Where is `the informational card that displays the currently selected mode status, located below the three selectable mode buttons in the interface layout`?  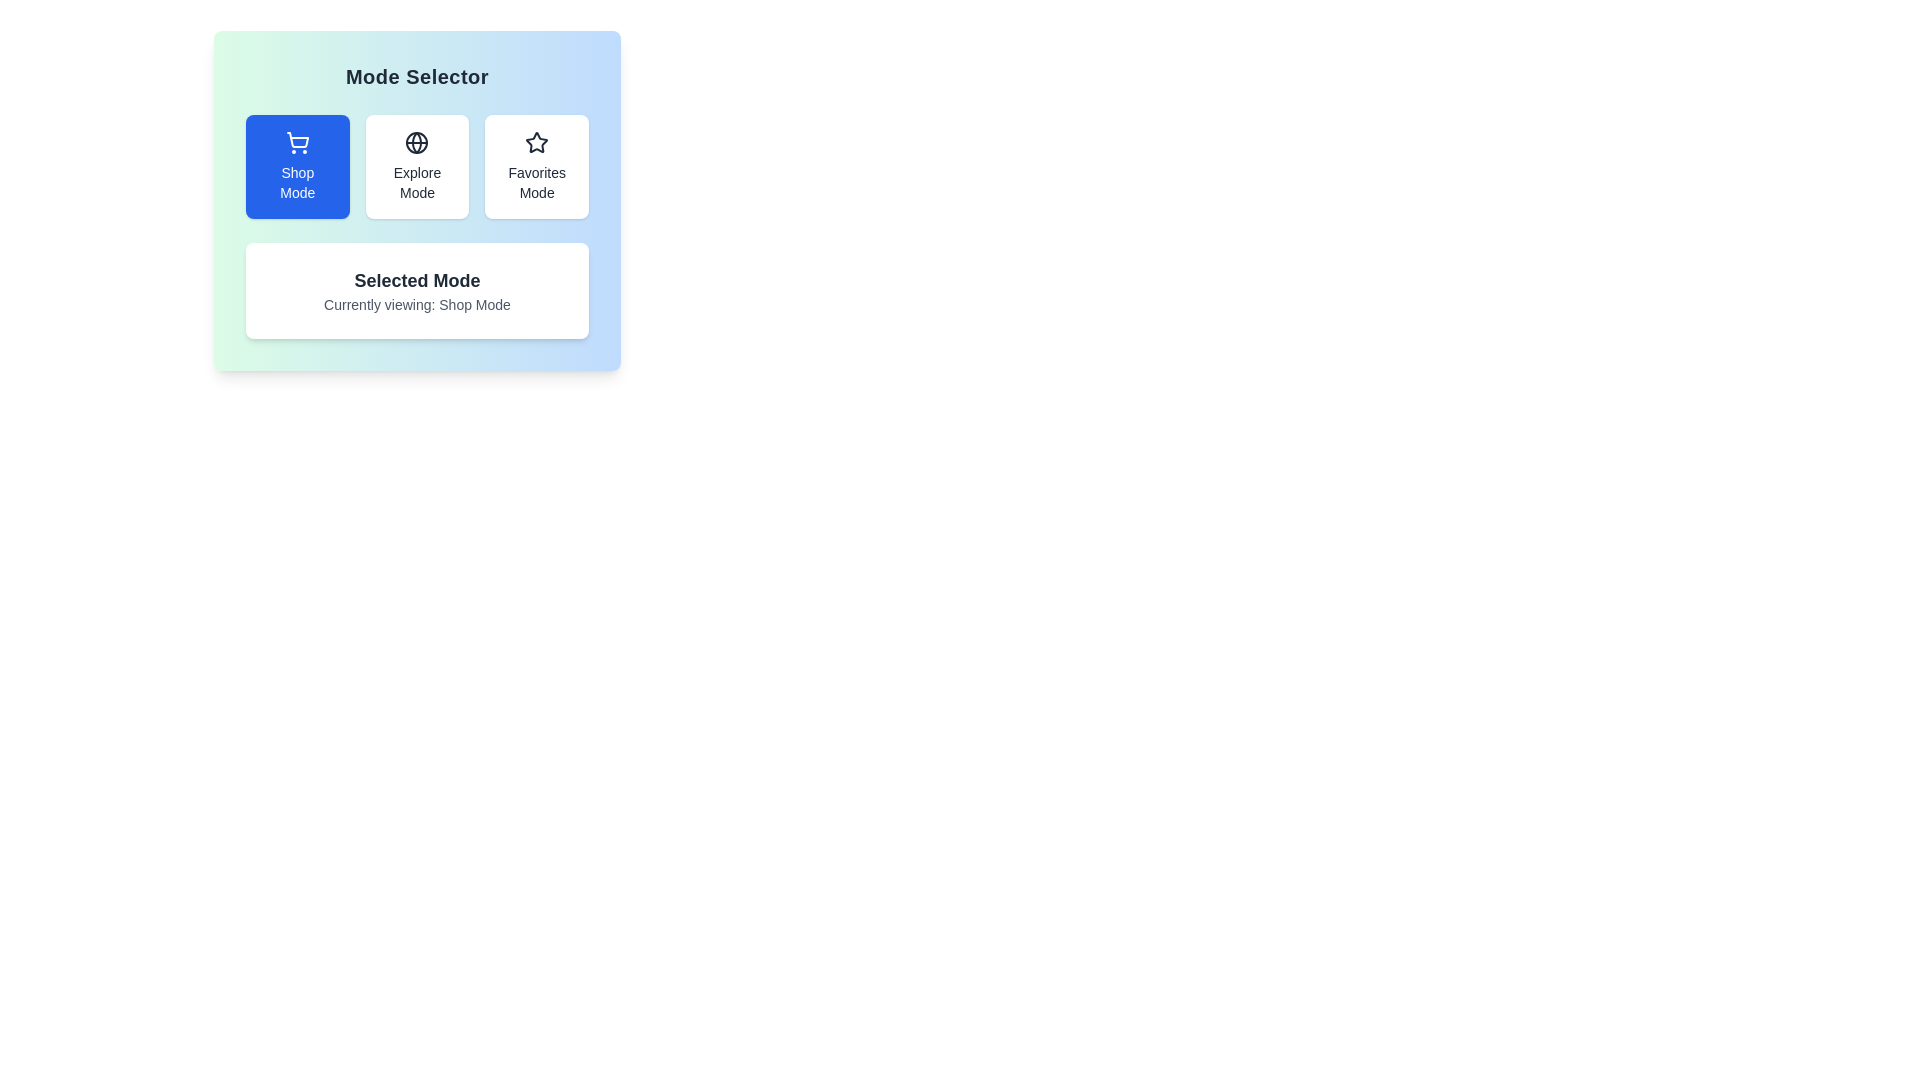 the informational card that displays the currently selected mode status, located below the three selectable mode buttons in the interface layout is located at coordinates (416, 290).